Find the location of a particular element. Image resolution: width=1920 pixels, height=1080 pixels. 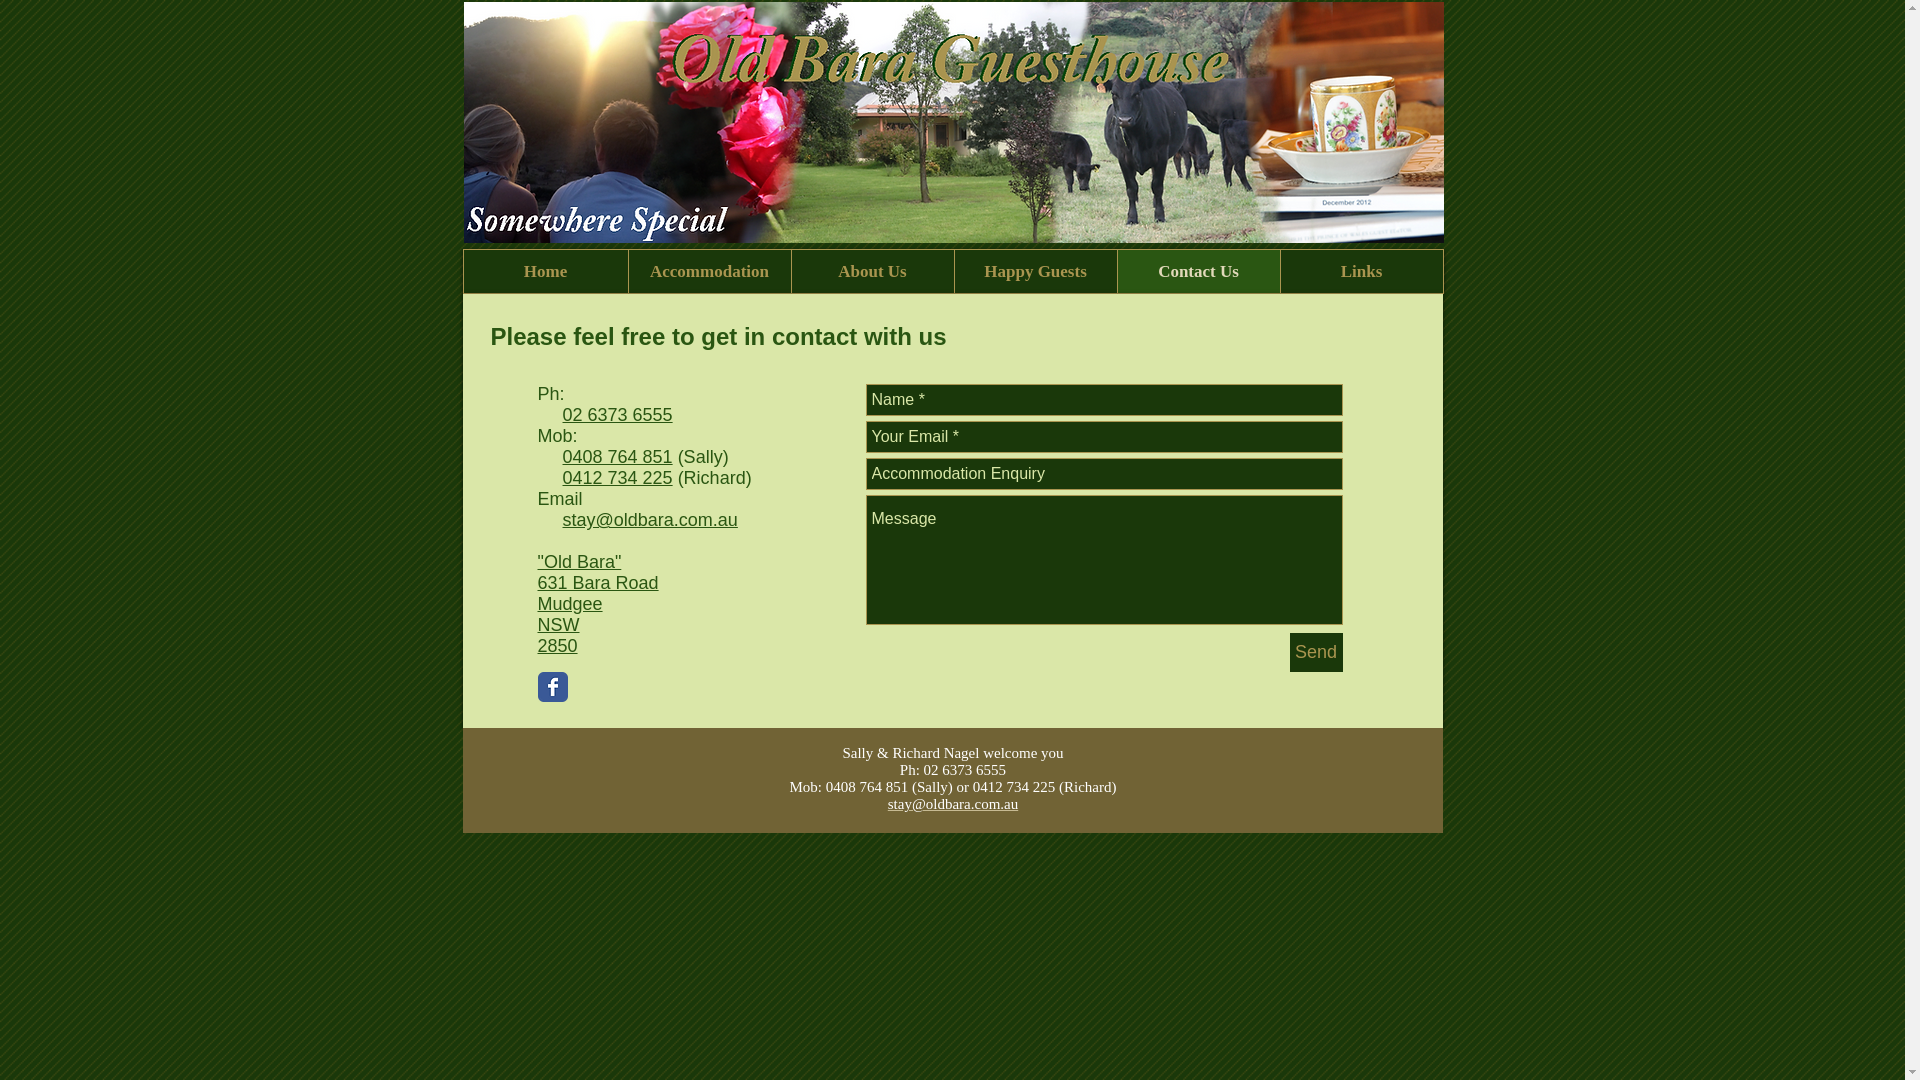

'Mudgee' is located at coordinates (569, 603).